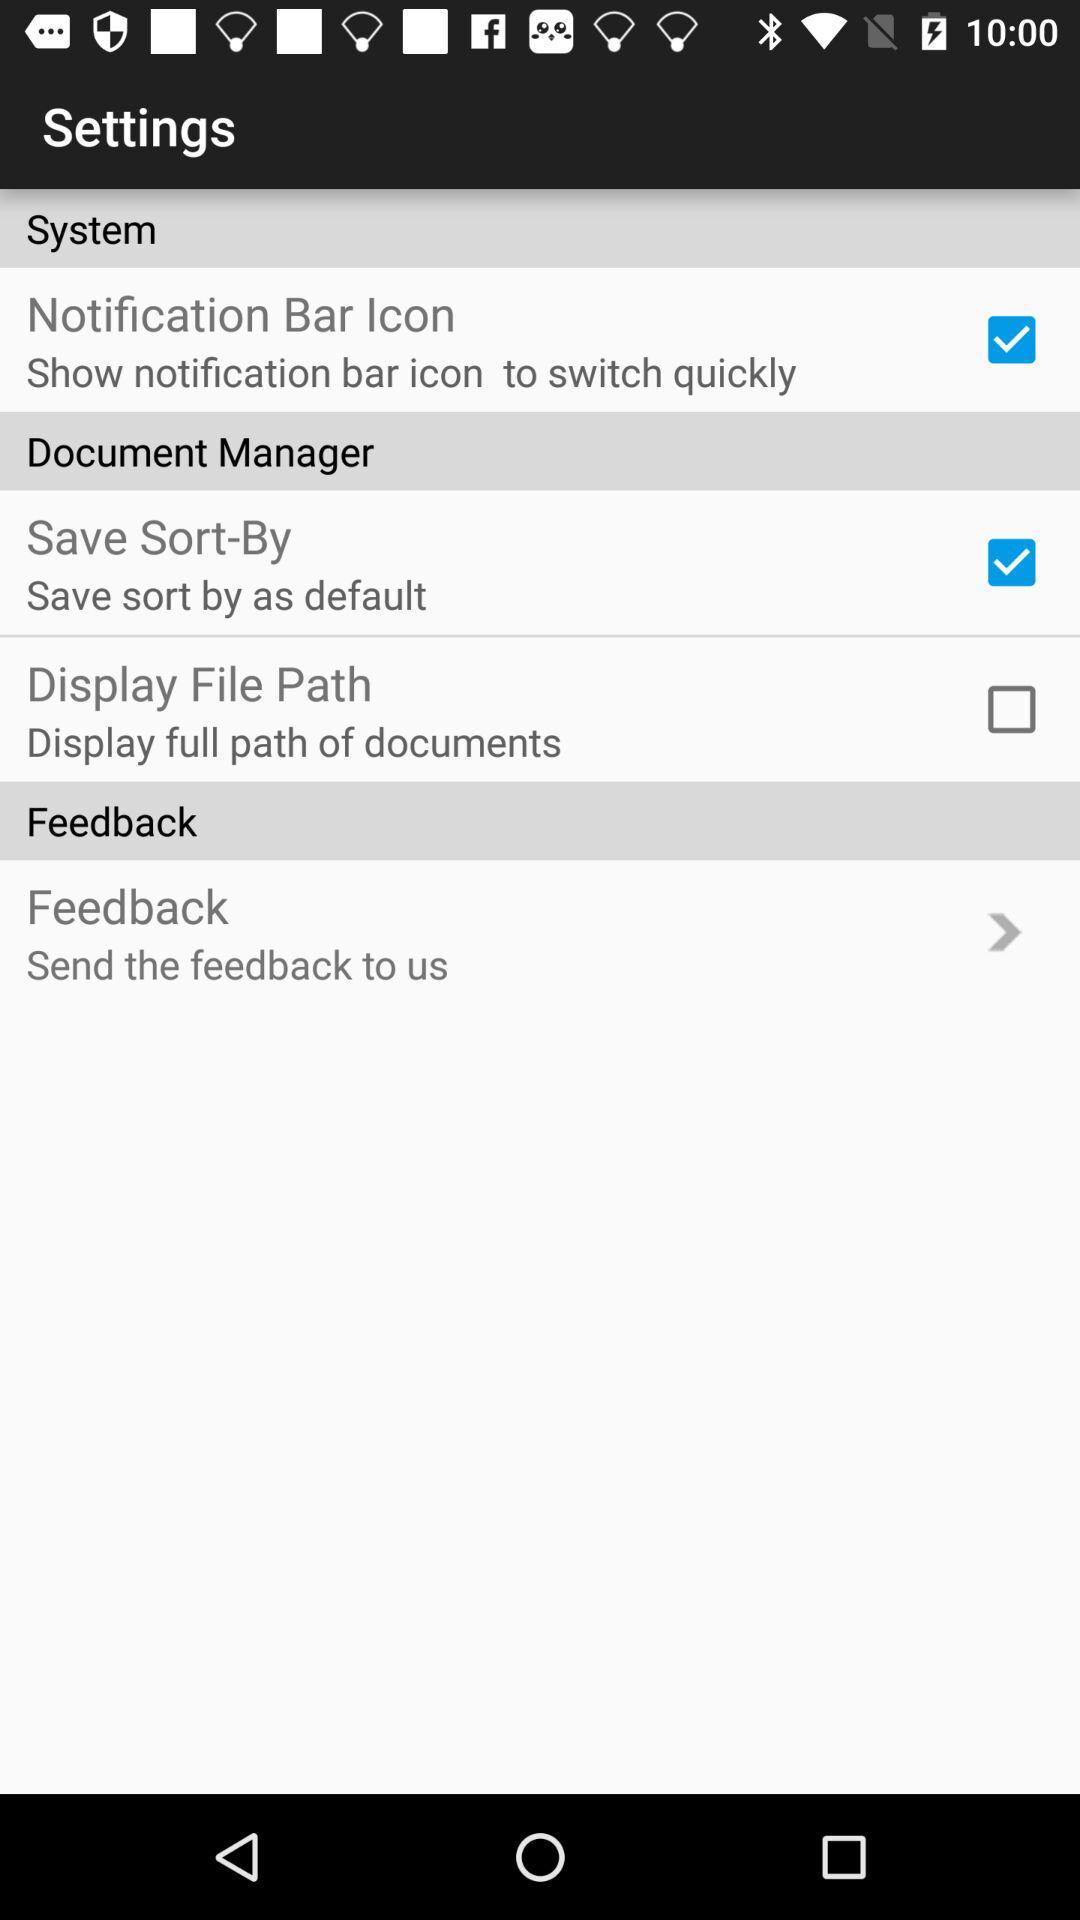 This screenshot has width=1080, height=1920. Describe the element at coordinates (1011, 709) in the screenshot. I see `icon to the right of the display full path item` at that location.